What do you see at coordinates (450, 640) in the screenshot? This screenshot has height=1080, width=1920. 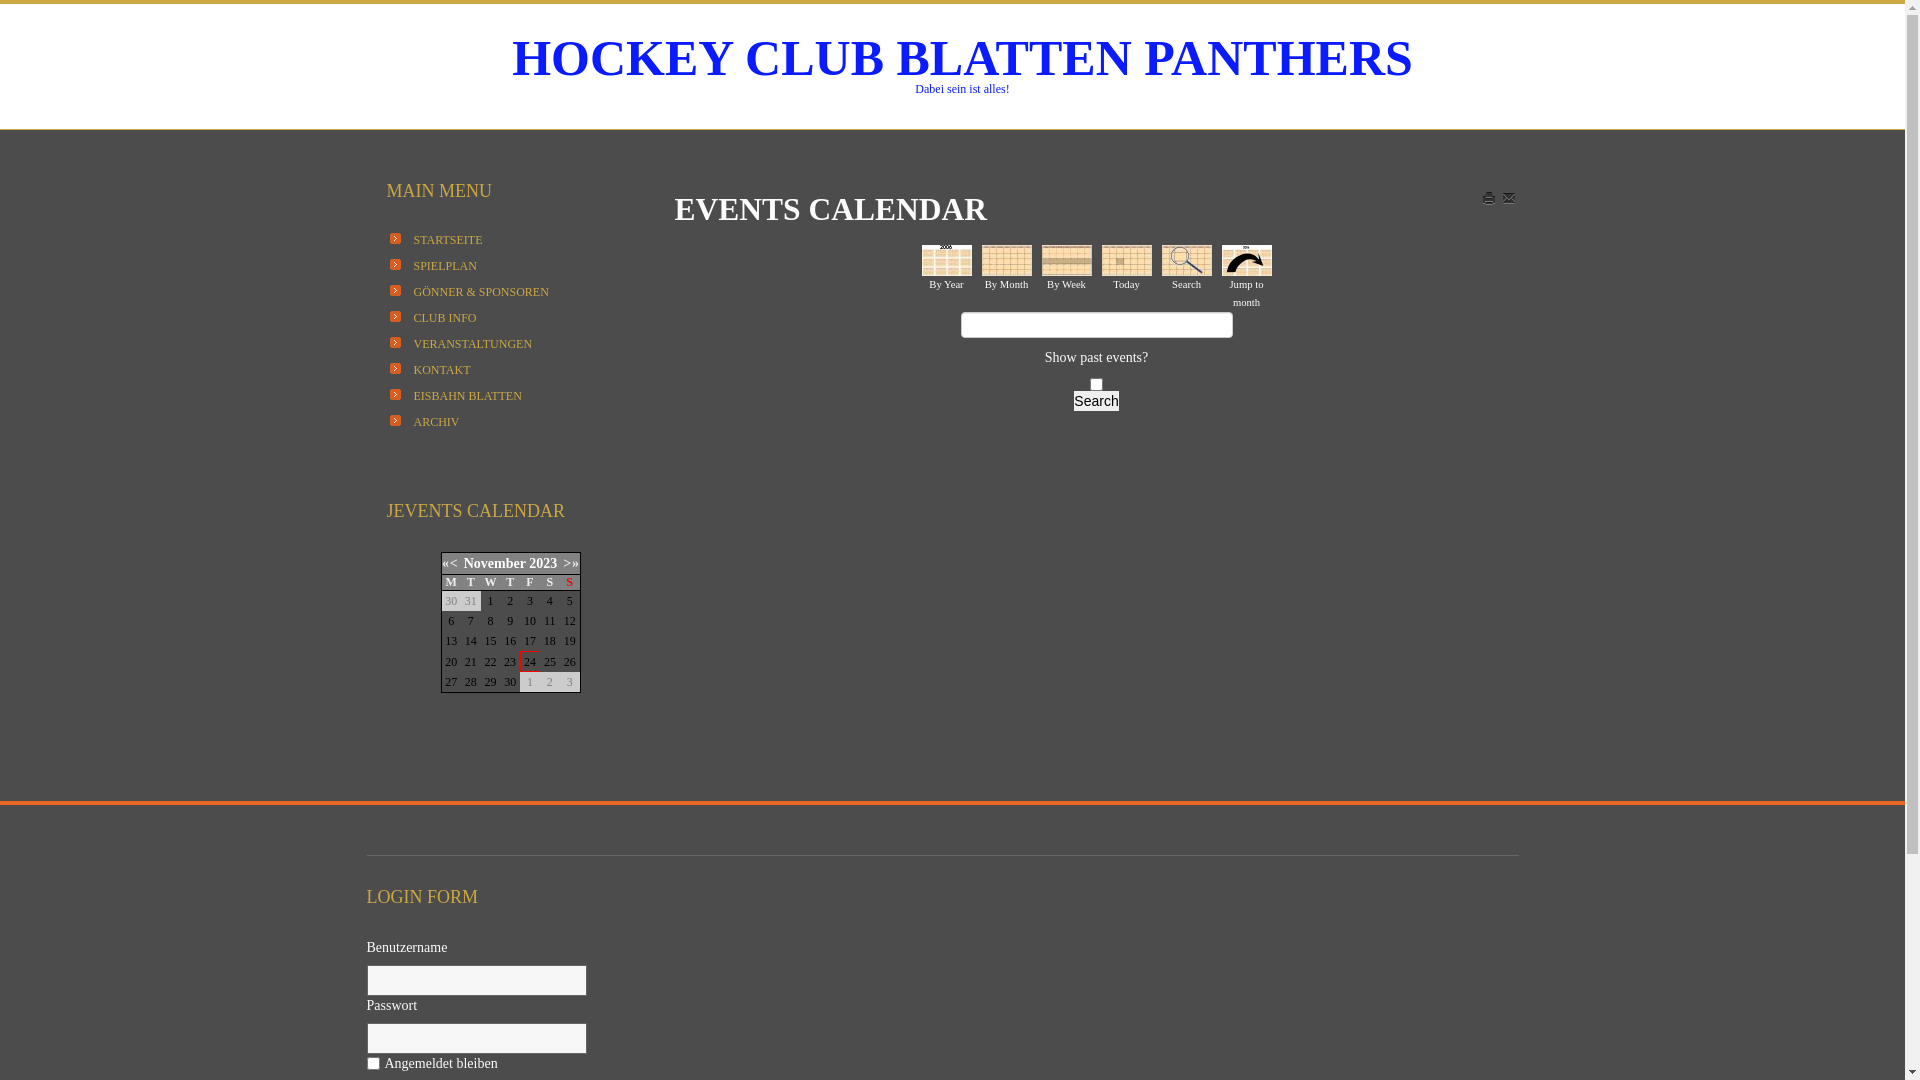 I see `'13'` at bounding box center [450, 640].